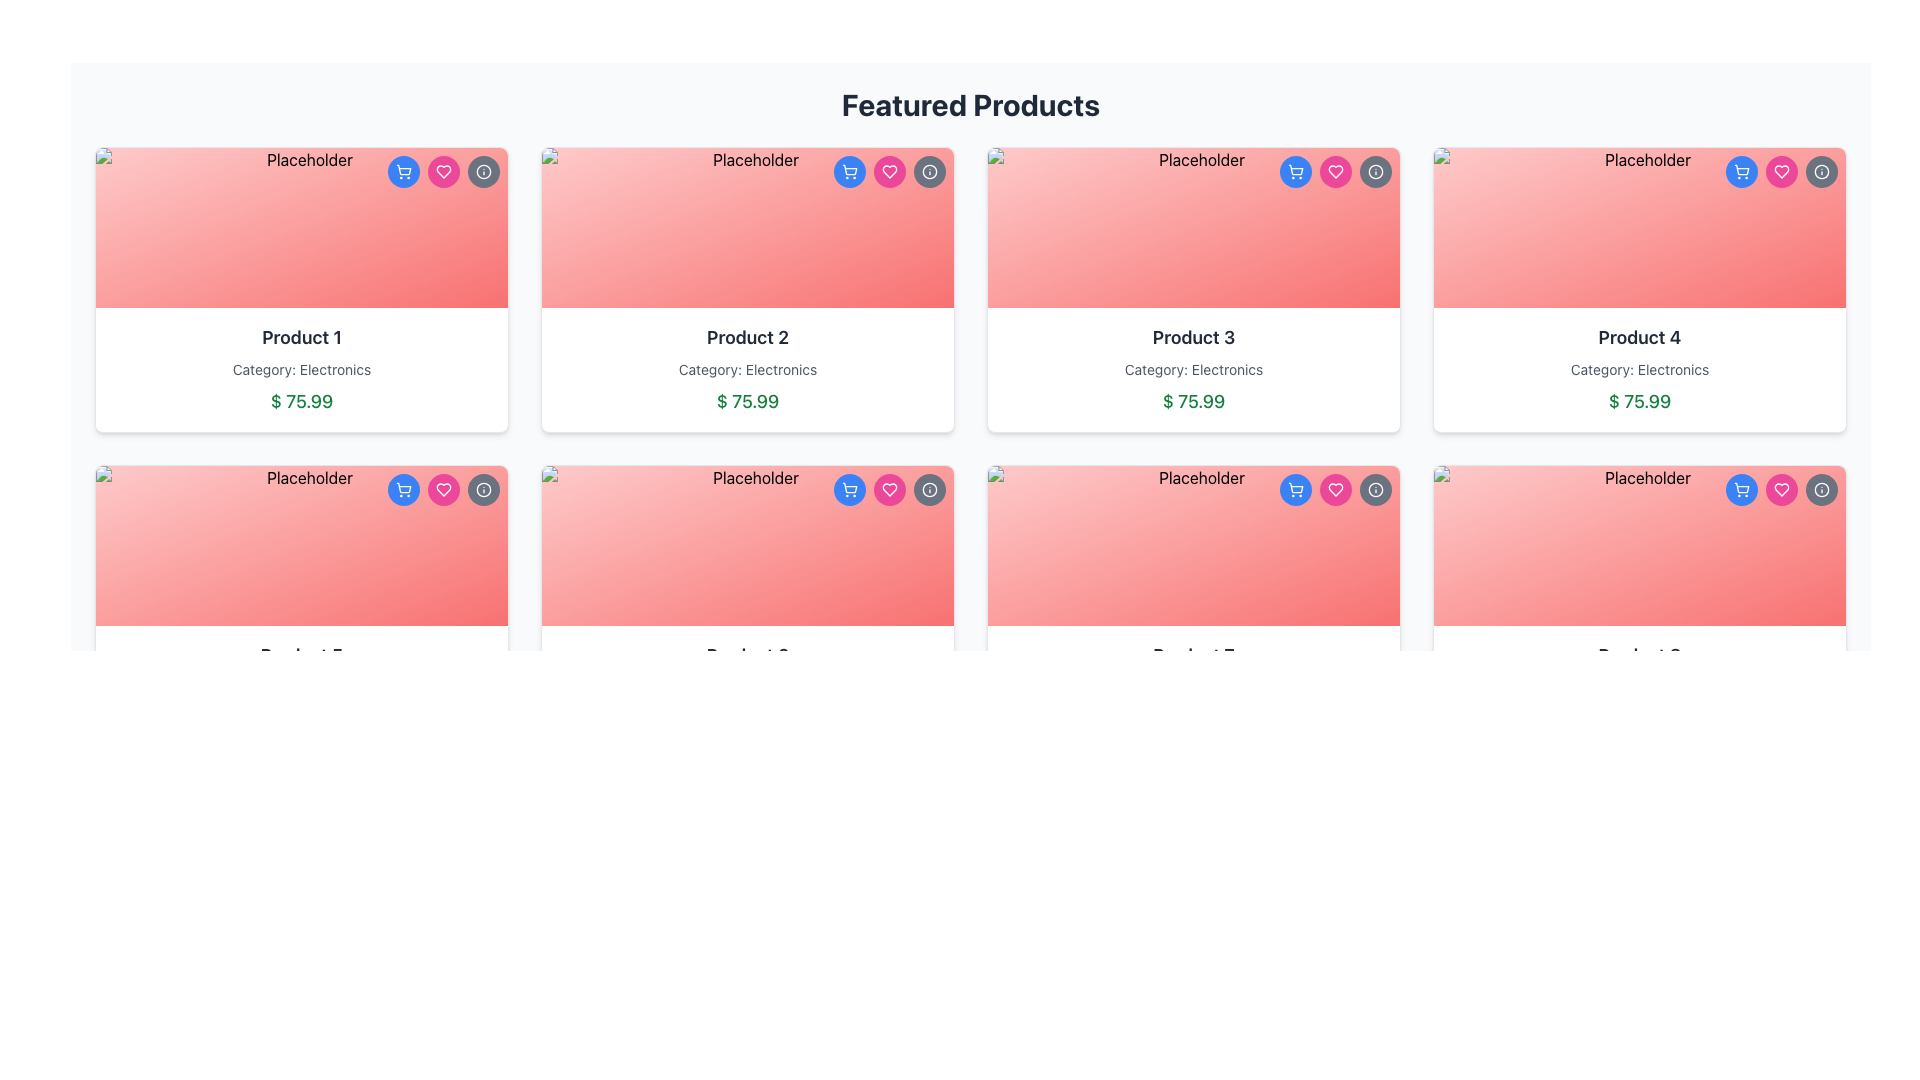  Describe the element at coordinates (929, 489) in the screenshot. I see `the informational icon located at the top-right corner of the 'Product 2' card` at that location.